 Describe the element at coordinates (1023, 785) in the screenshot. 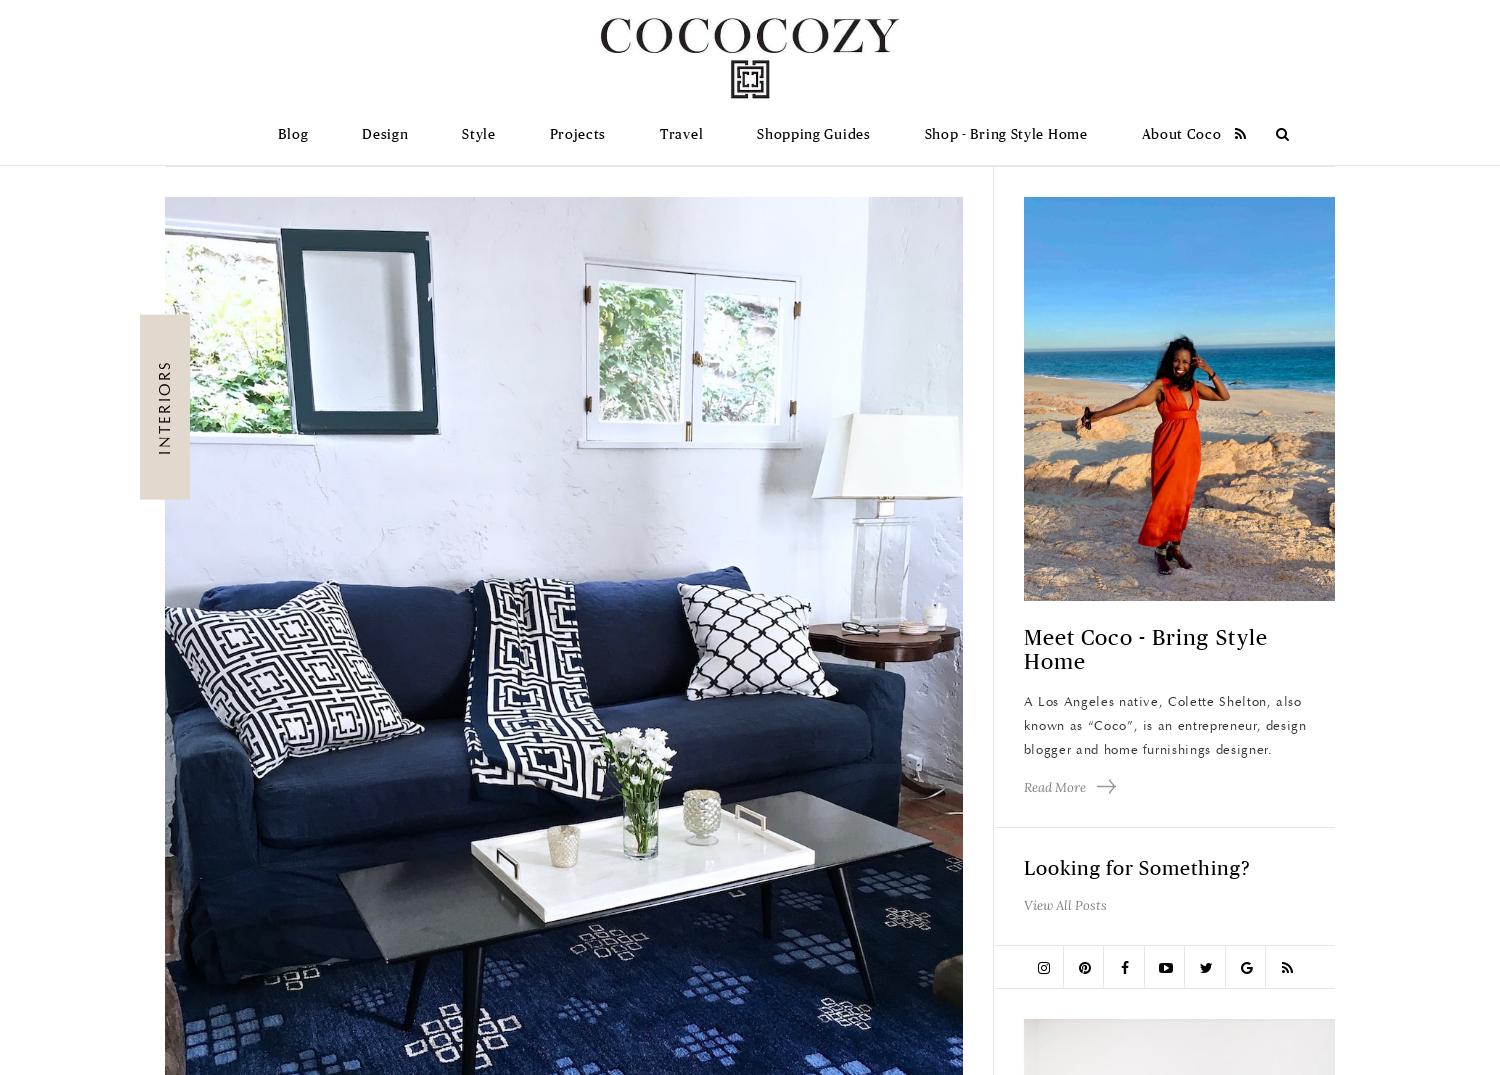

I see `'Read More'` at that location.